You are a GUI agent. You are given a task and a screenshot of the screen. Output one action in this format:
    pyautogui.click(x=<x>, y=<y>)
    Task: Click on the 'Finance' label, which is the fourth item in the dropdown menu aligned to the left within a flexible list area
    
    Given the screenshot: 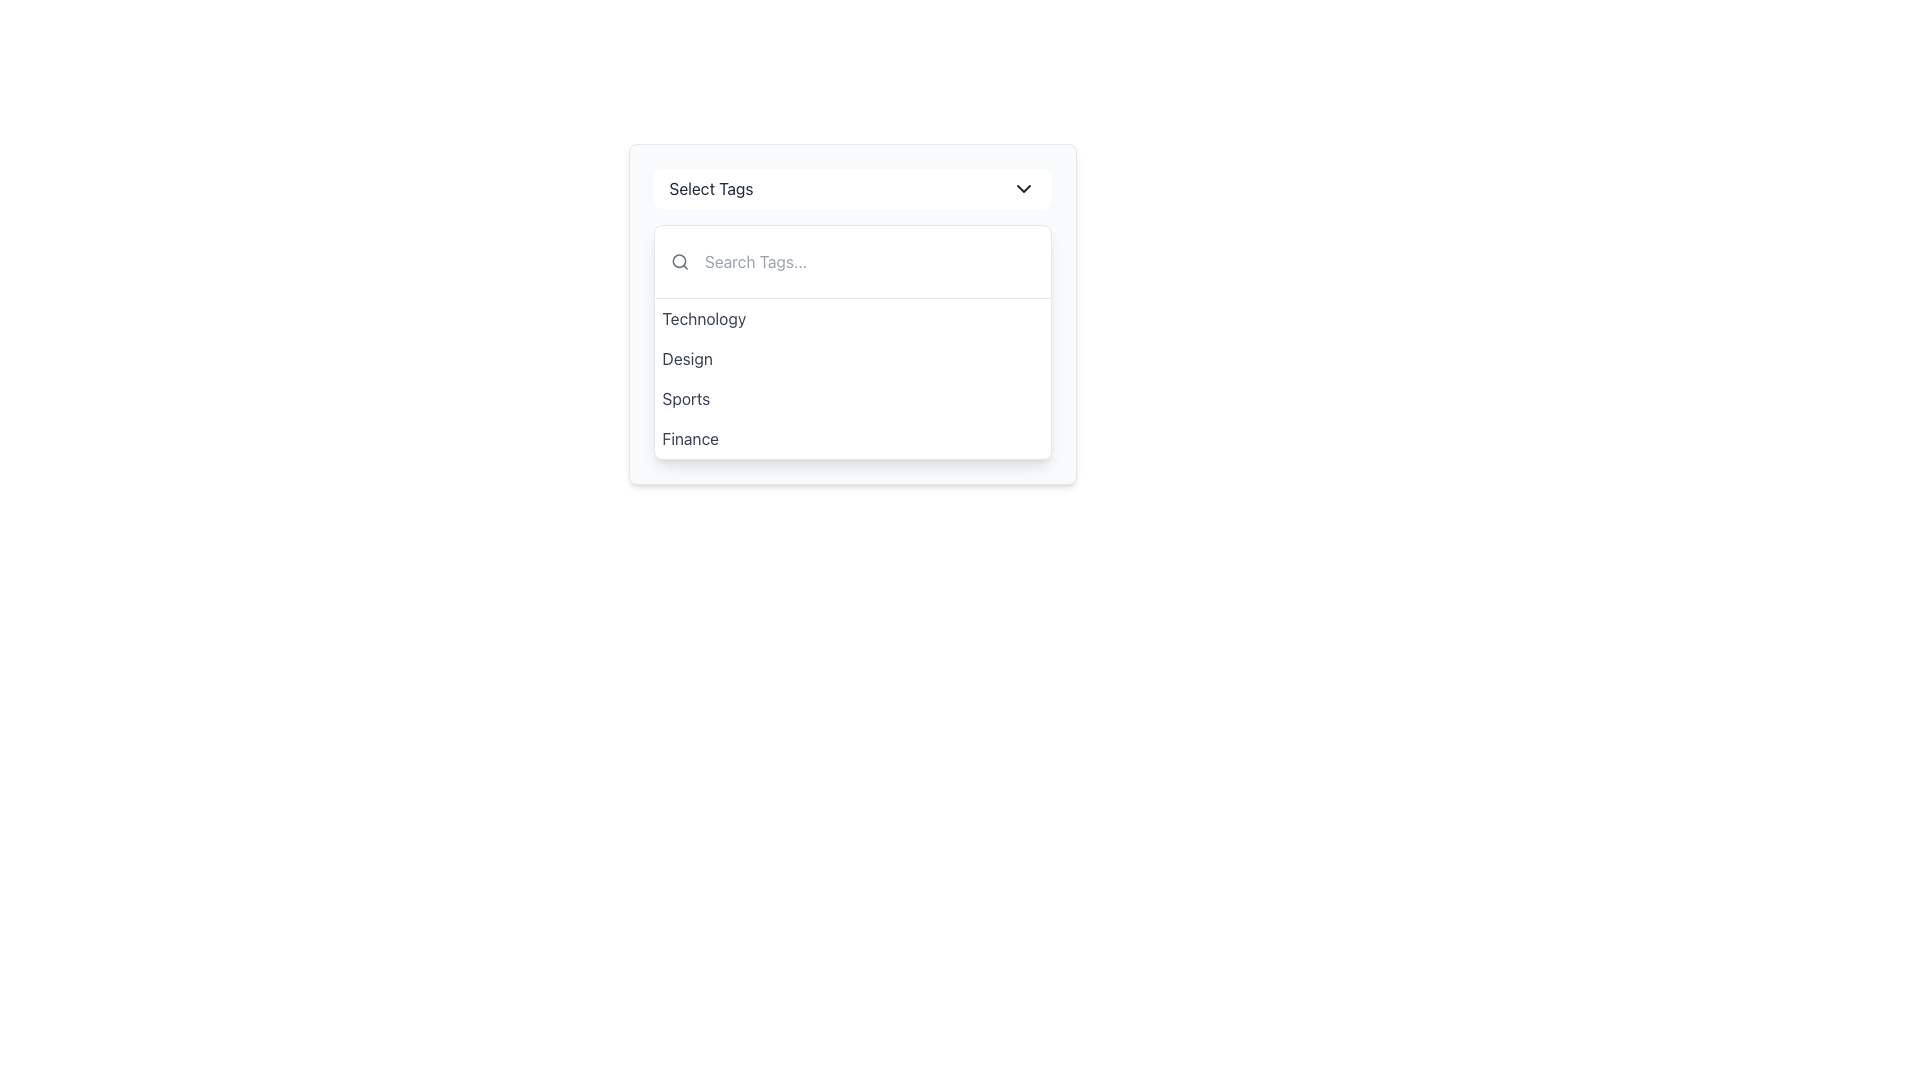 What is the action you would take?
    pyautogui.click(x=690, y=438)
    